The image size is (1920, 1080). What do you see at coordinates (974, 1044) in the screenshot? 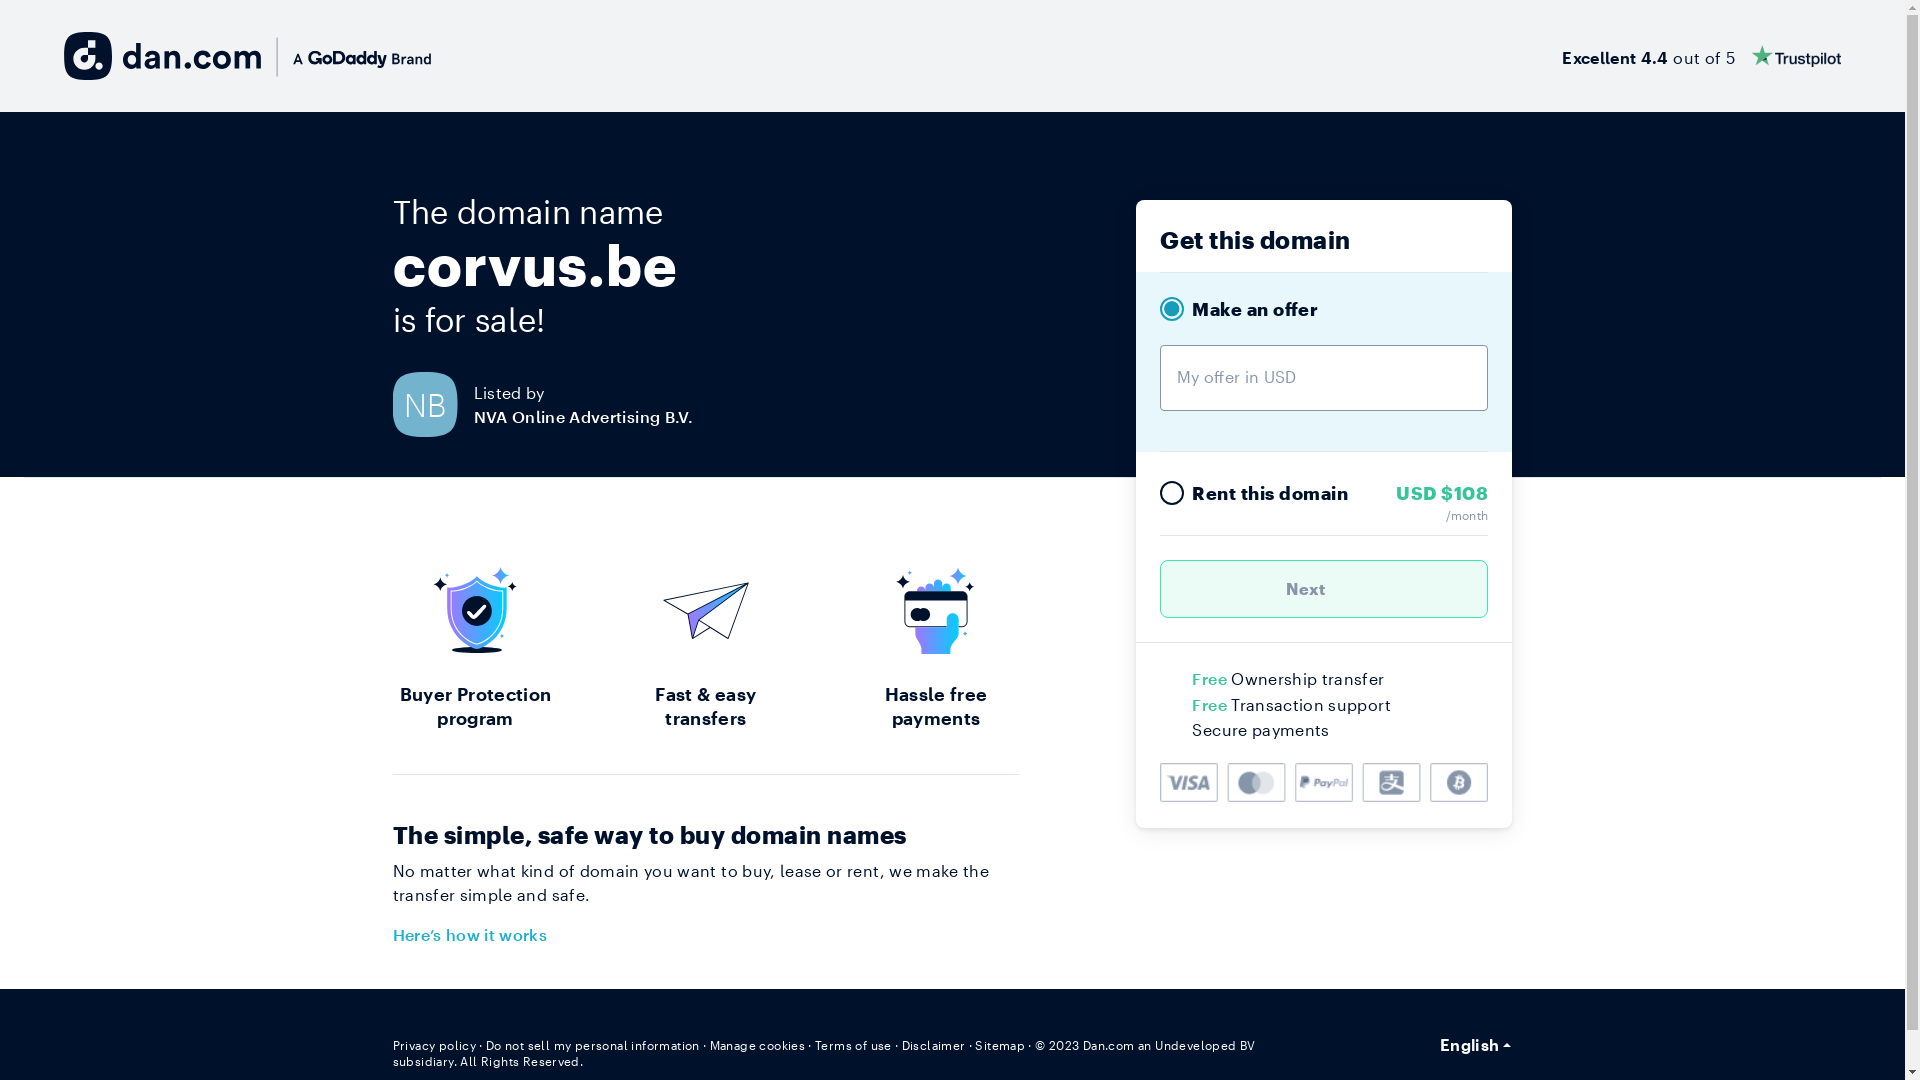
I see `'Sitemap'` at bounding box center [974, 1044].